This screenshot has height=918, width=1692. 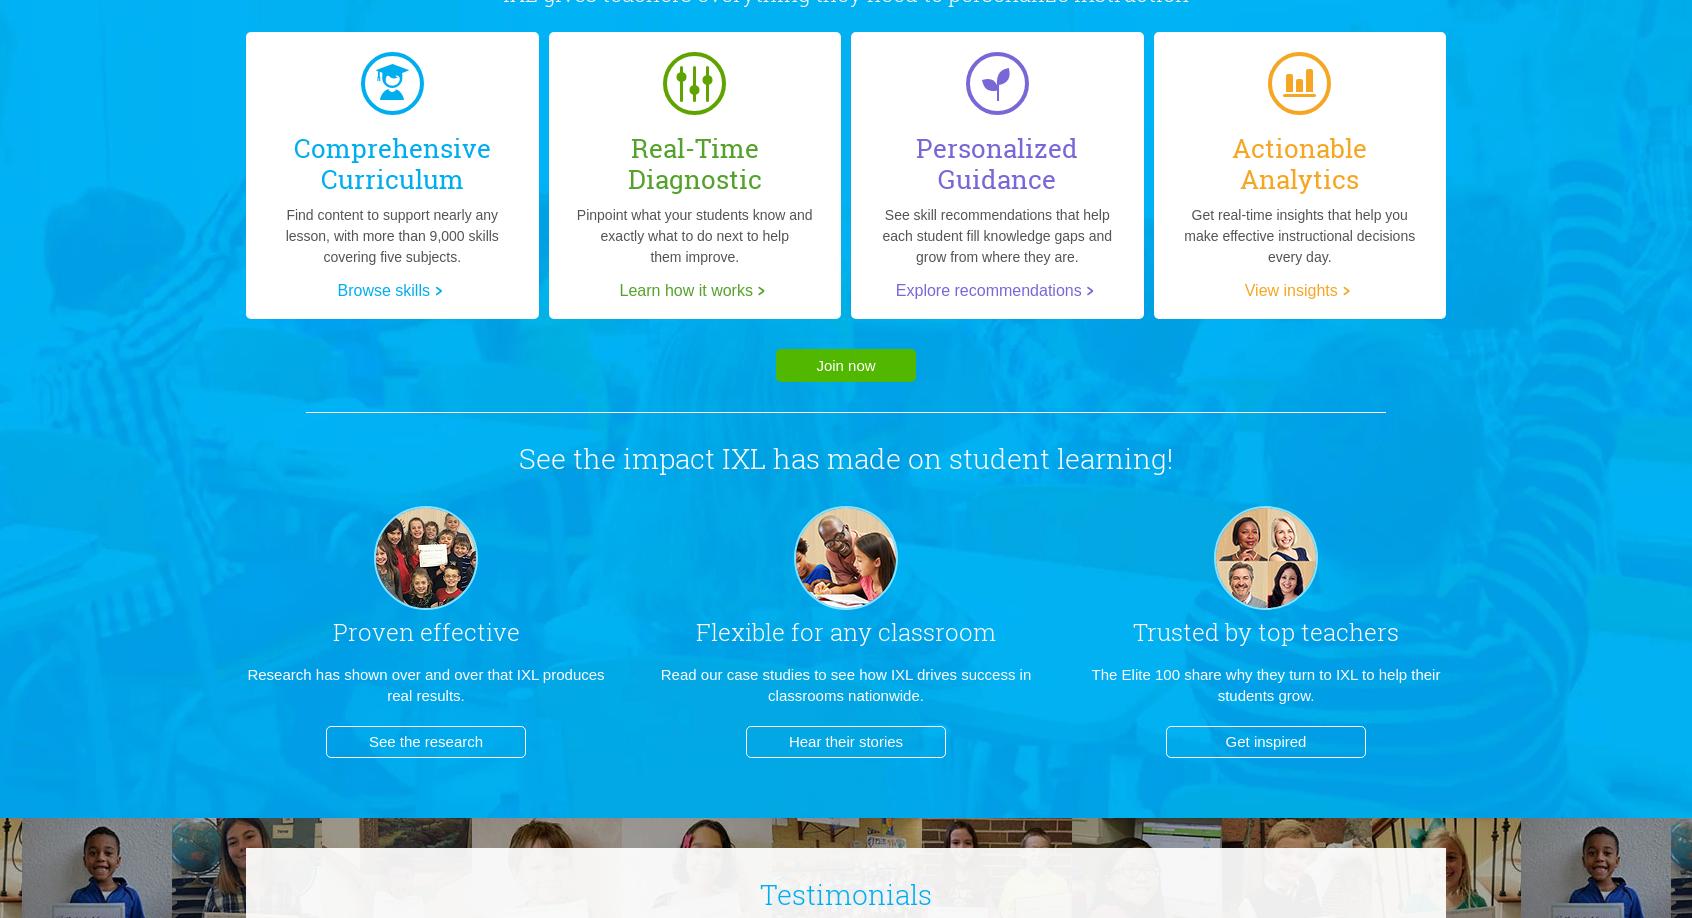 What do you see at coordinates (1298, 145) in the screenshot?
I see `'Actionable'` at bounding box center [1298, 145].